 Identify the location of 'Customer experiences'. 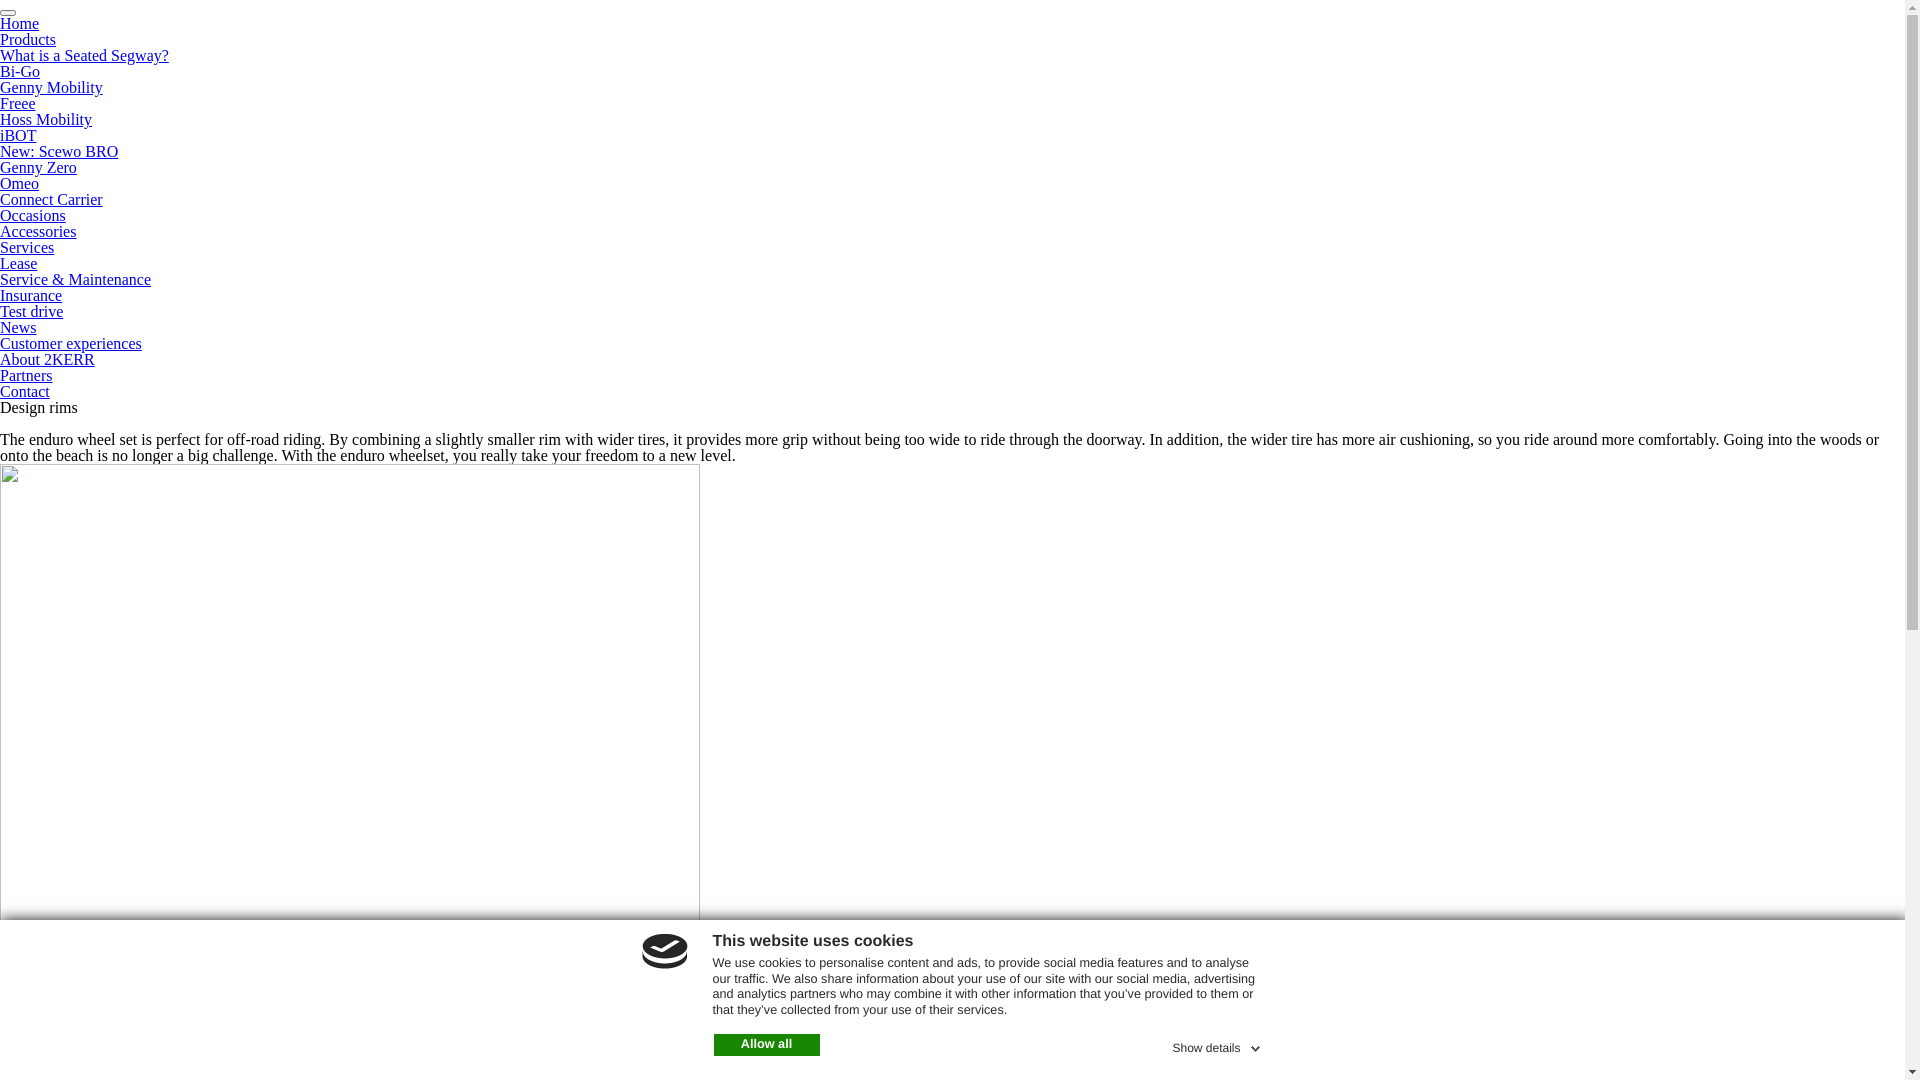
(71, 342).